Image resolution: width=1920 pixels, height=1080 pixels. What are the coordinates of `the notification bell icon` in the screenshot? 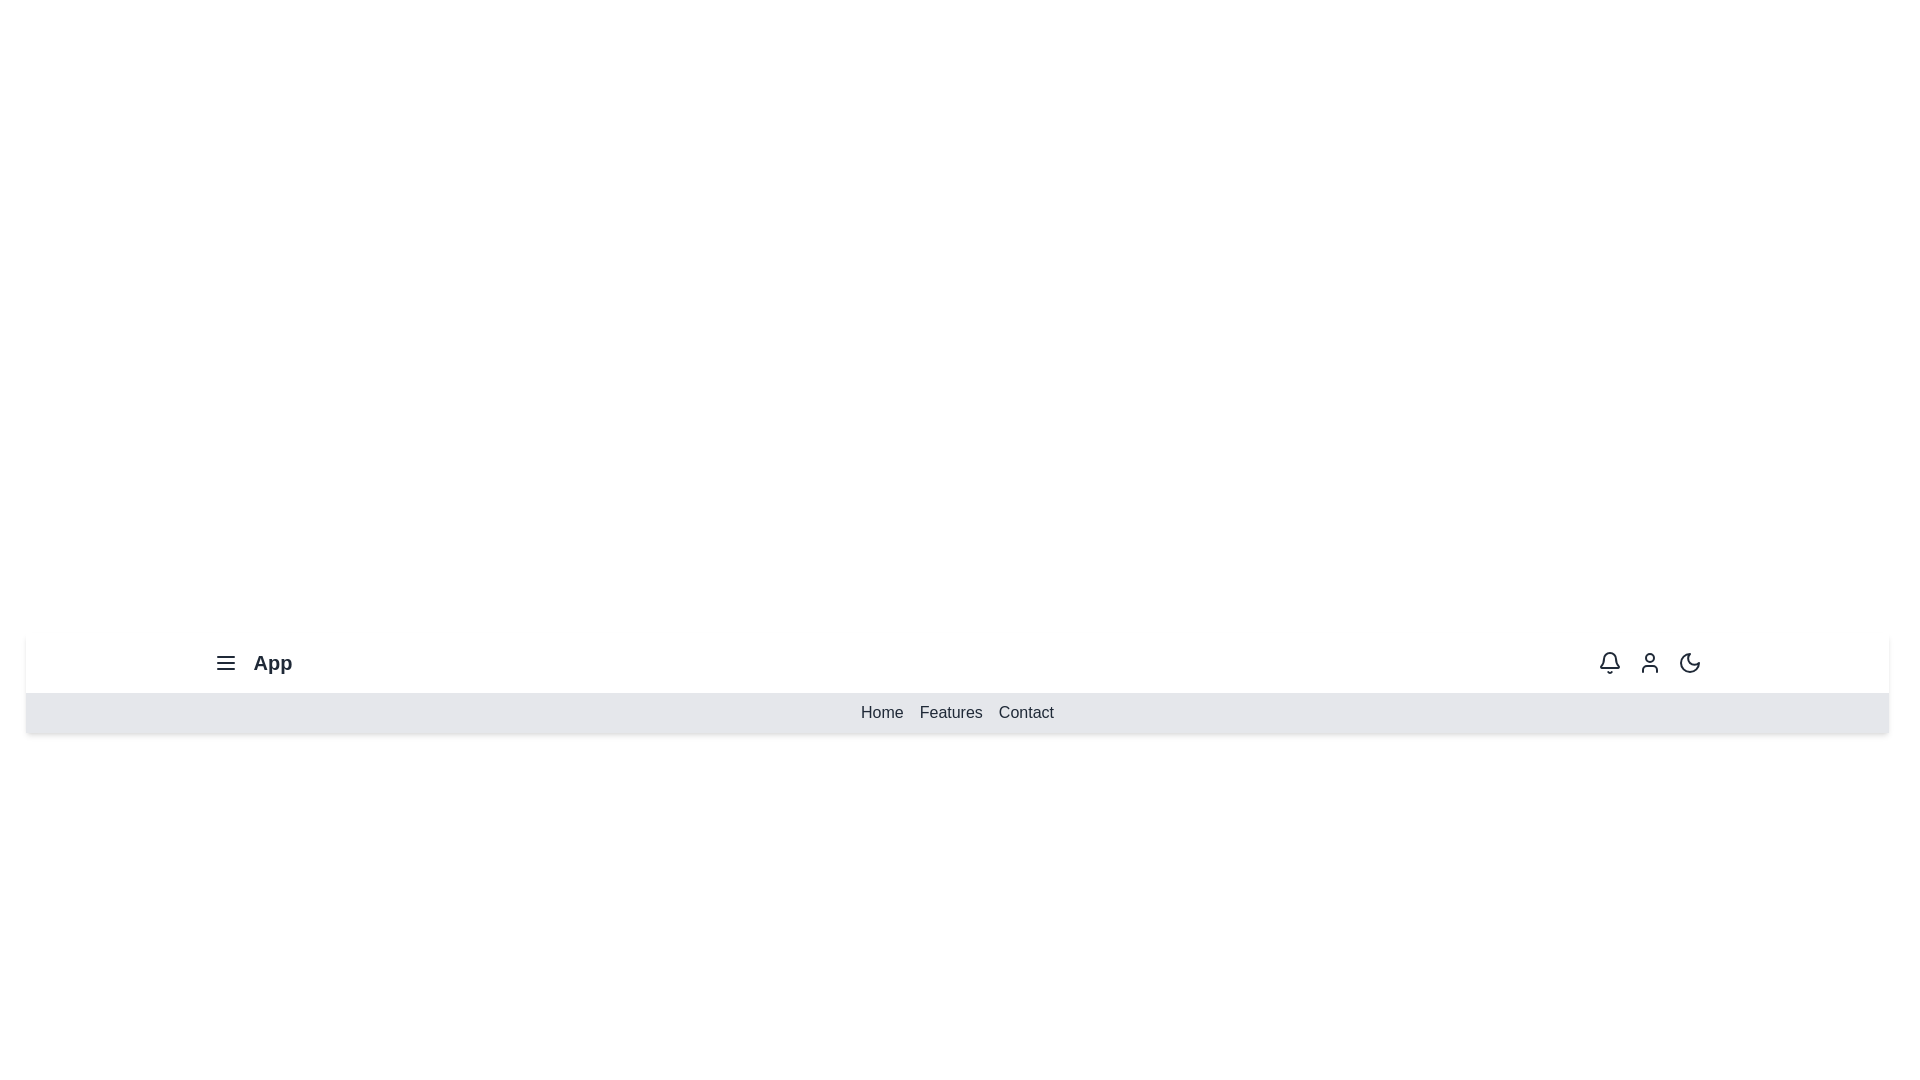 It's located at (1609, 663).